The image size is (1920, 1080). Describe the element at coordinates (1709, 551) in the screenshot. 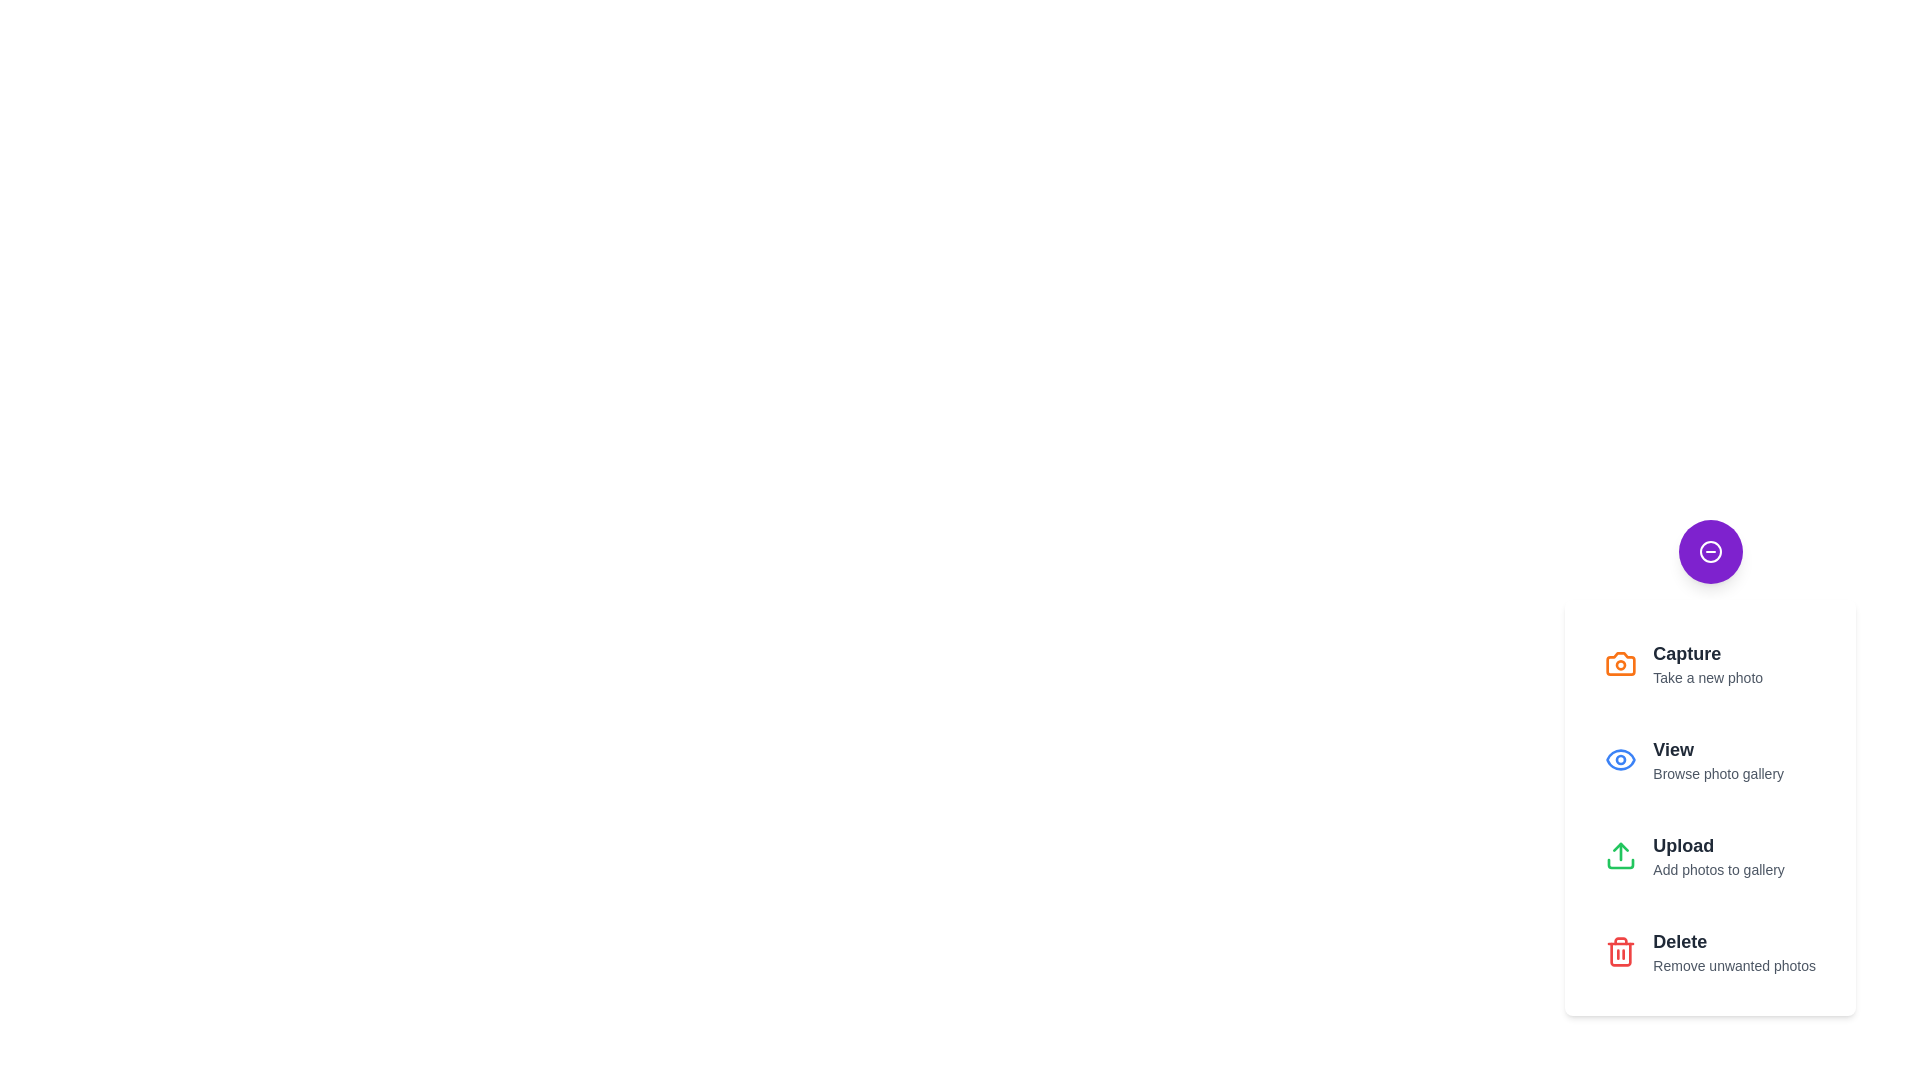

I see `menu toggle button to toggle the menu visibility` at that location.